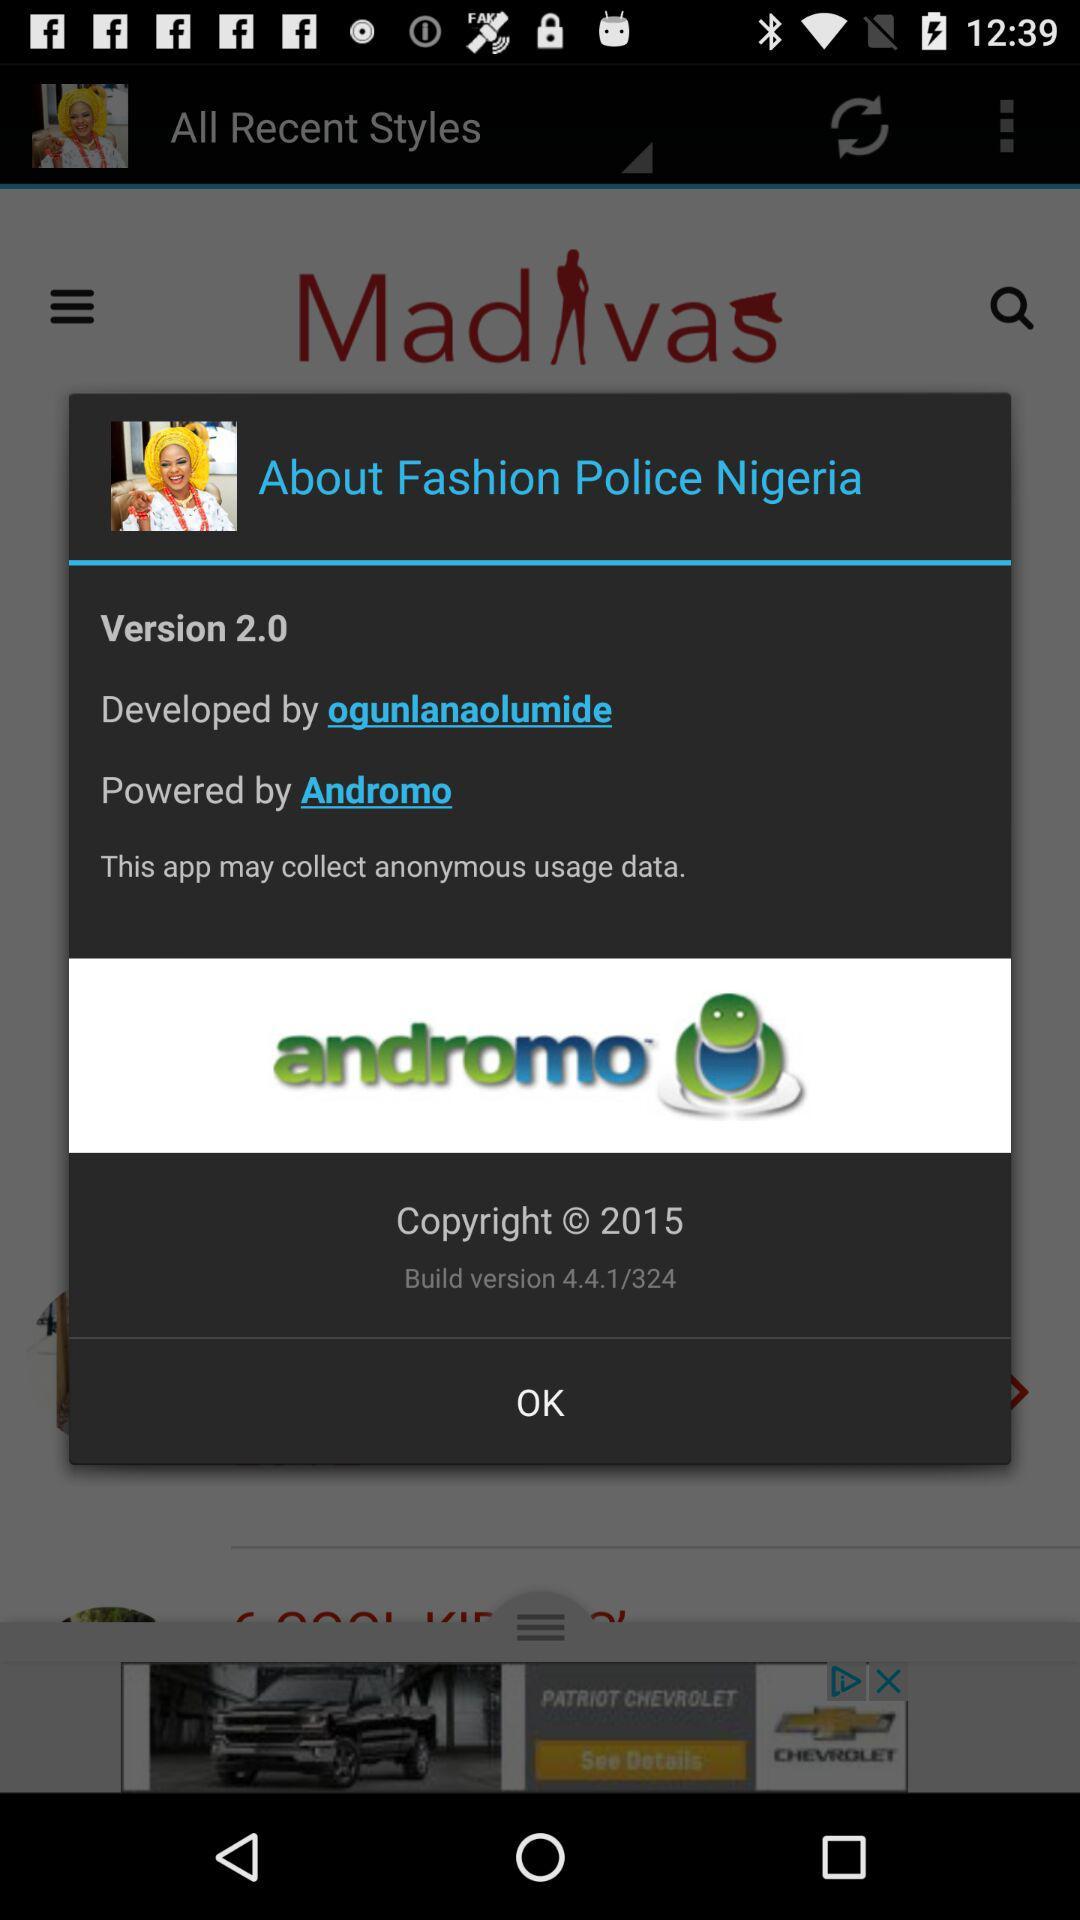 The image size is (1080, 1920). Describe the element at coordinates (540, 804) in the screenshot. I see `powered by andromo app` at that location.